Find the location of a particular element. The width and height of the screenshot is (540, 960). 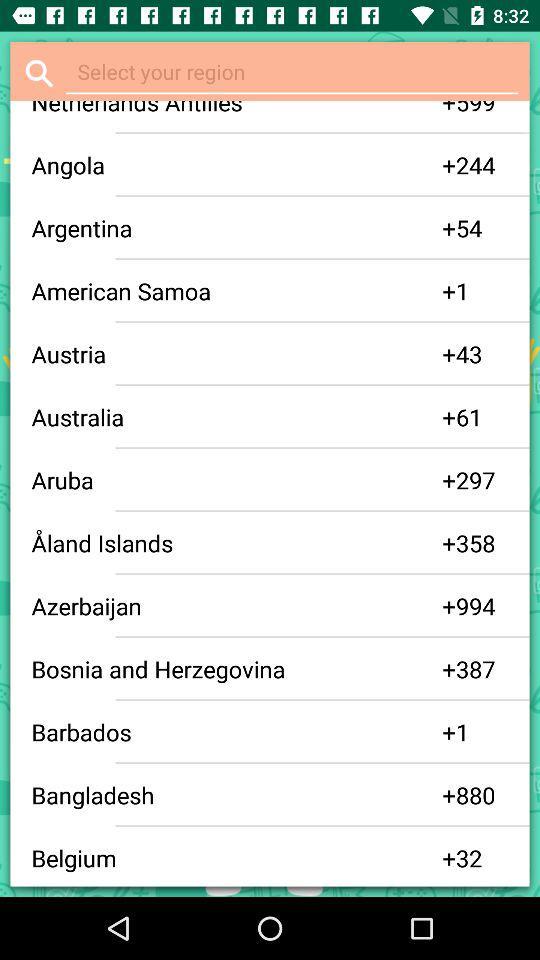

the icon next to + is located at coordinates (481, 109).